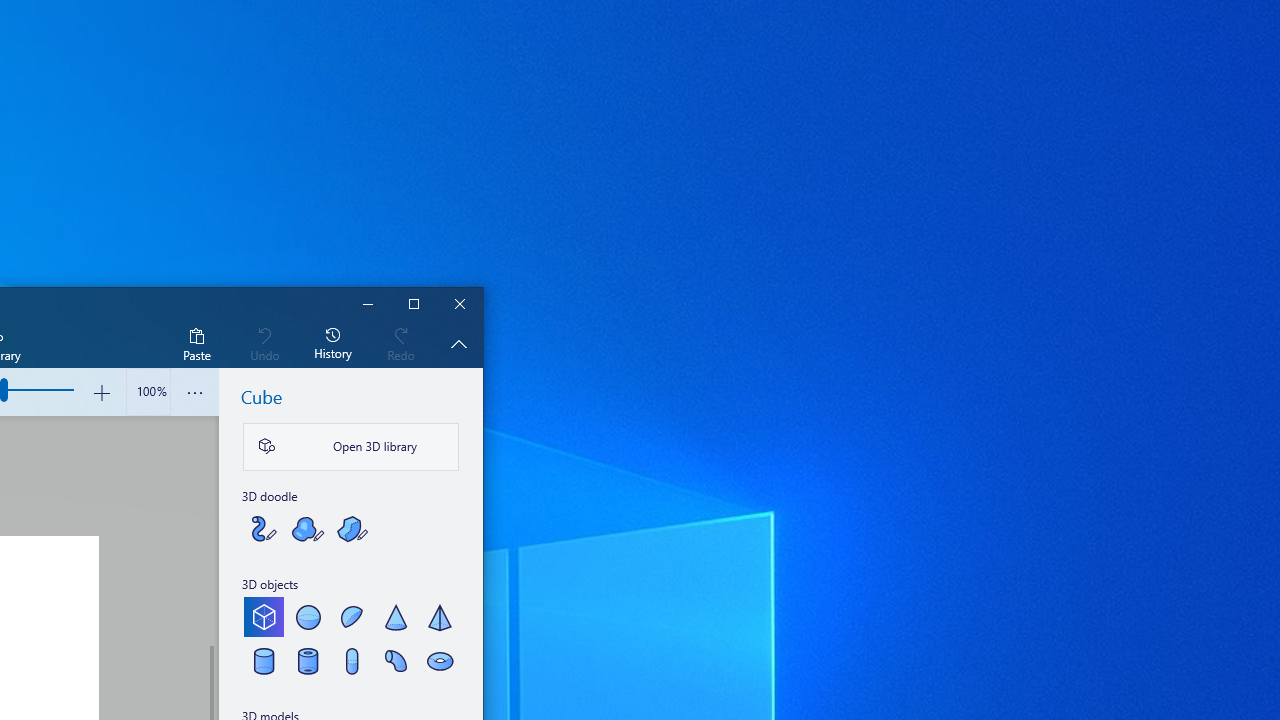  What do you see at coordinates (438, 660) in the screenshot?
I see `'Doughnut'` at bounding box center [438, 660].